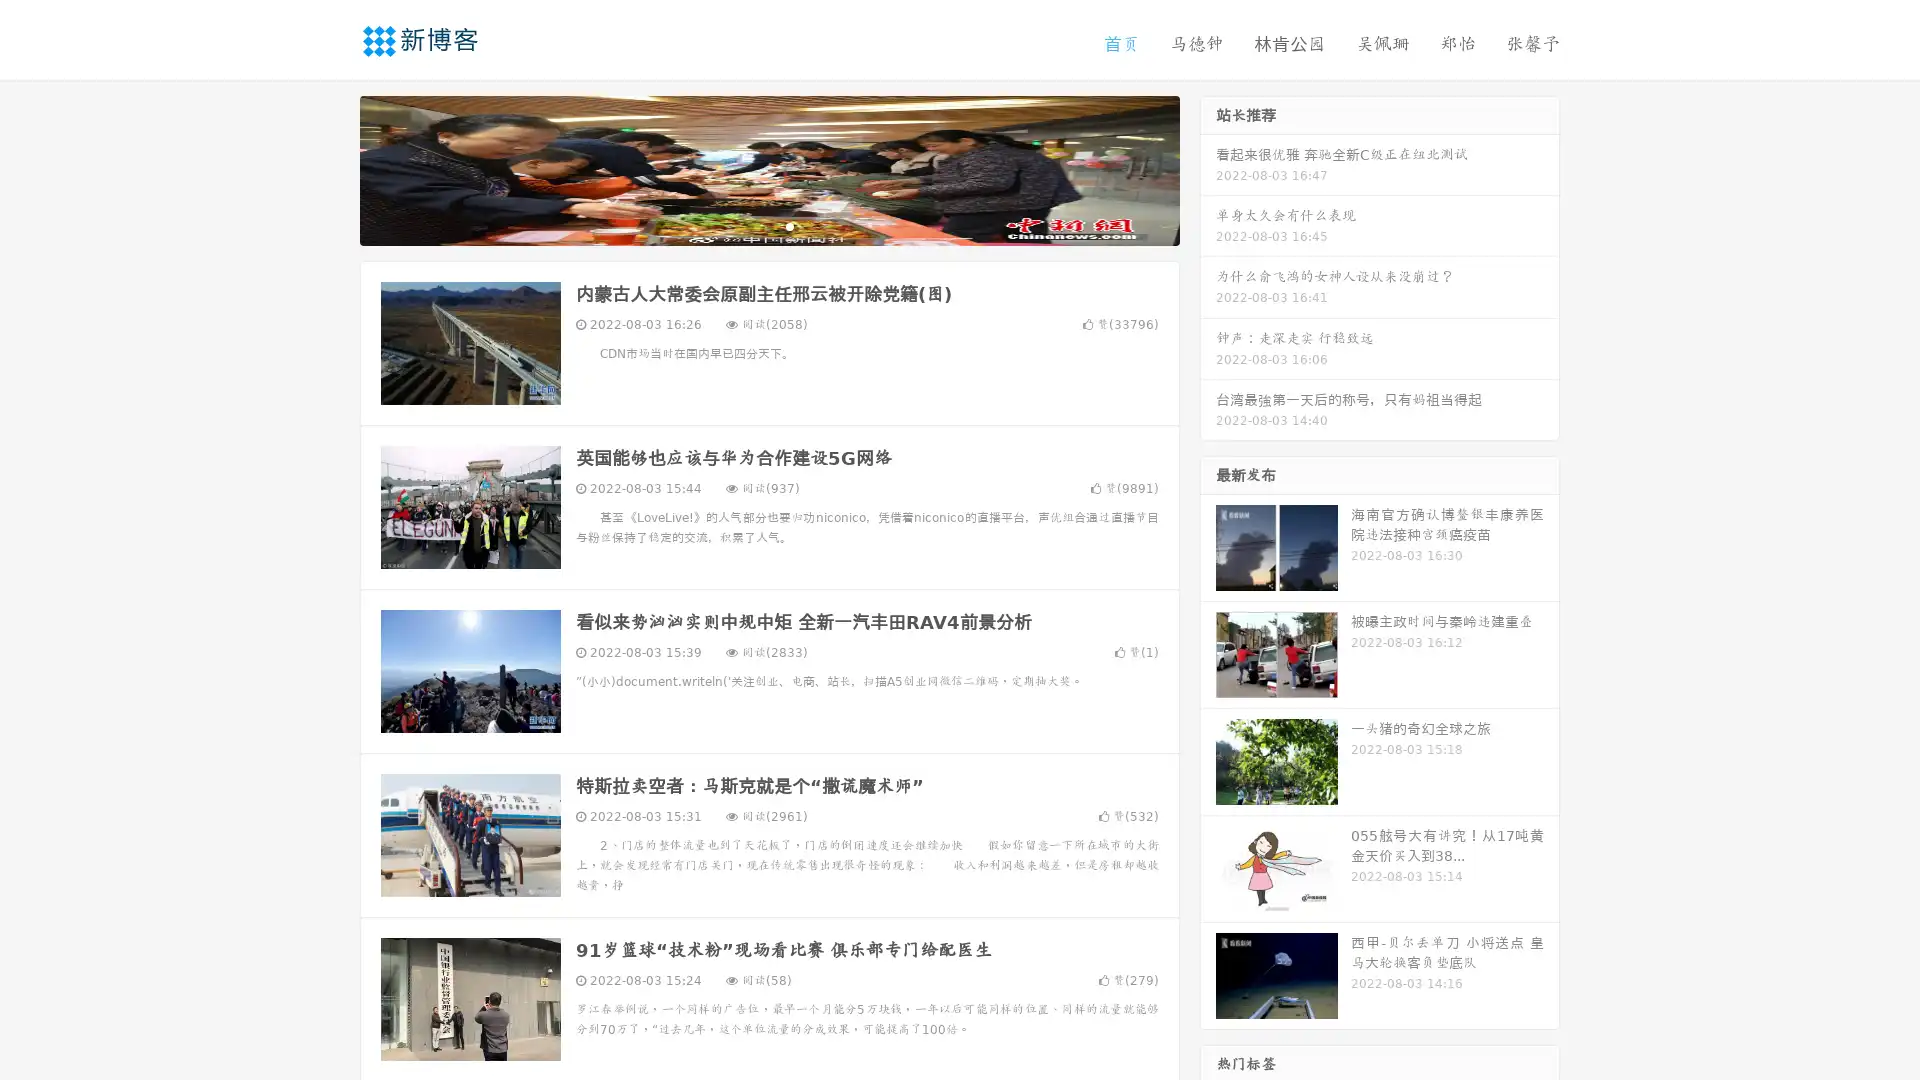 Image resolution: width=1920 pixels, height=1080 pixels. Describe the element at coordinates (748, 225) in the screenshot. I see `Go to slide 1` at that location.